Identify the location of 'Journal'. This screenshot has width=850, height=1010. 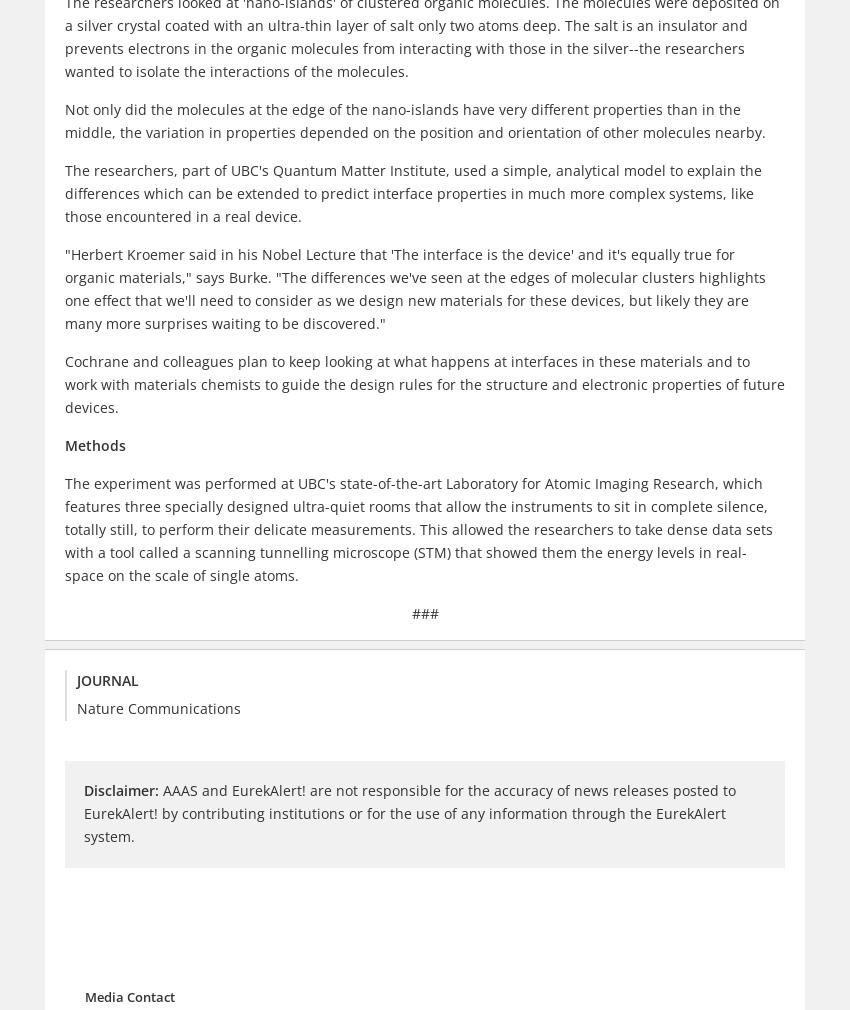
(107, 679).